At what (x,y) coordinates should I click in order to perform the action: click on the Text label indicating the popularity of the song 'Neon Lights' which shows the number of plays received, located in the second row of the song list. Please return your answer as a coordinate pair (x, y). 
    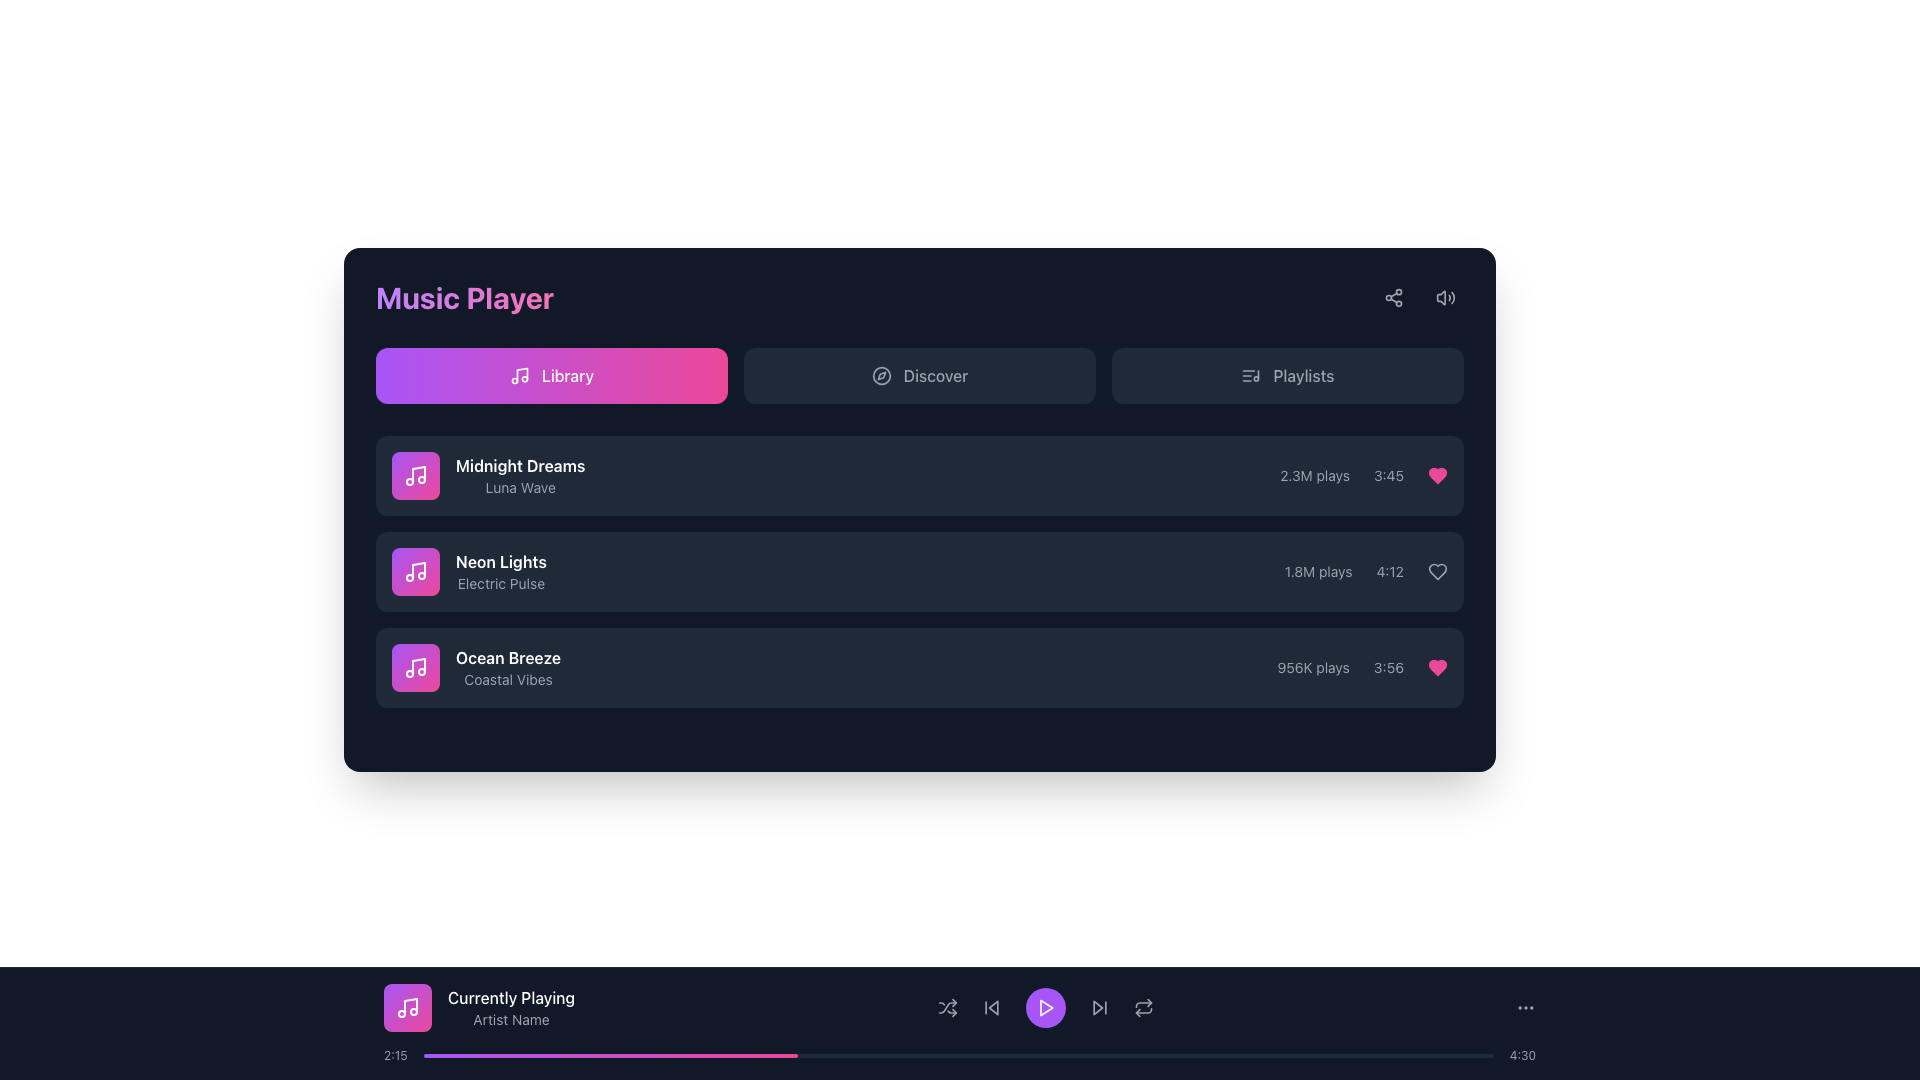
    Looking at the image, I should click on (1318, 571).